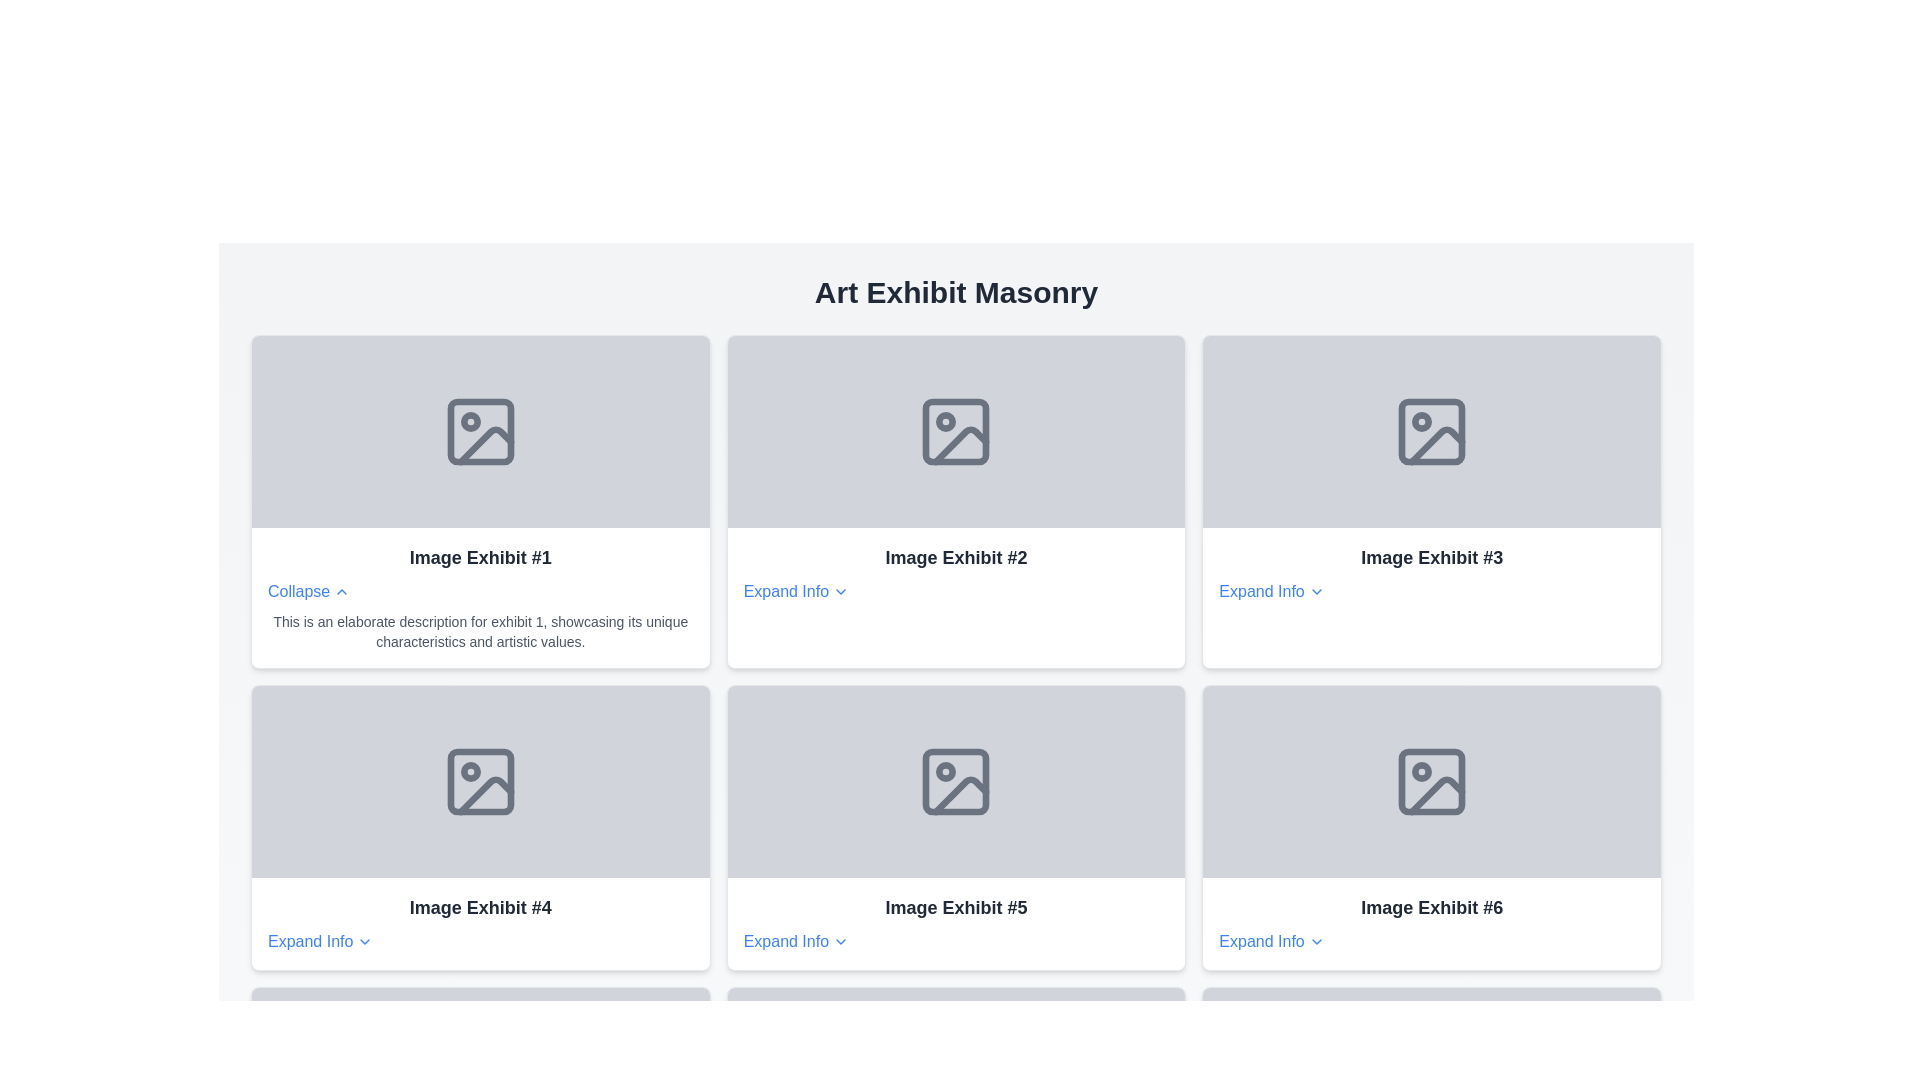 This screenshot has height=1080, width=1920. I want to click on the decorative icon fragment within the top row, first column of the 'Image Exhibit #1' grid layout, so click(485, 444).